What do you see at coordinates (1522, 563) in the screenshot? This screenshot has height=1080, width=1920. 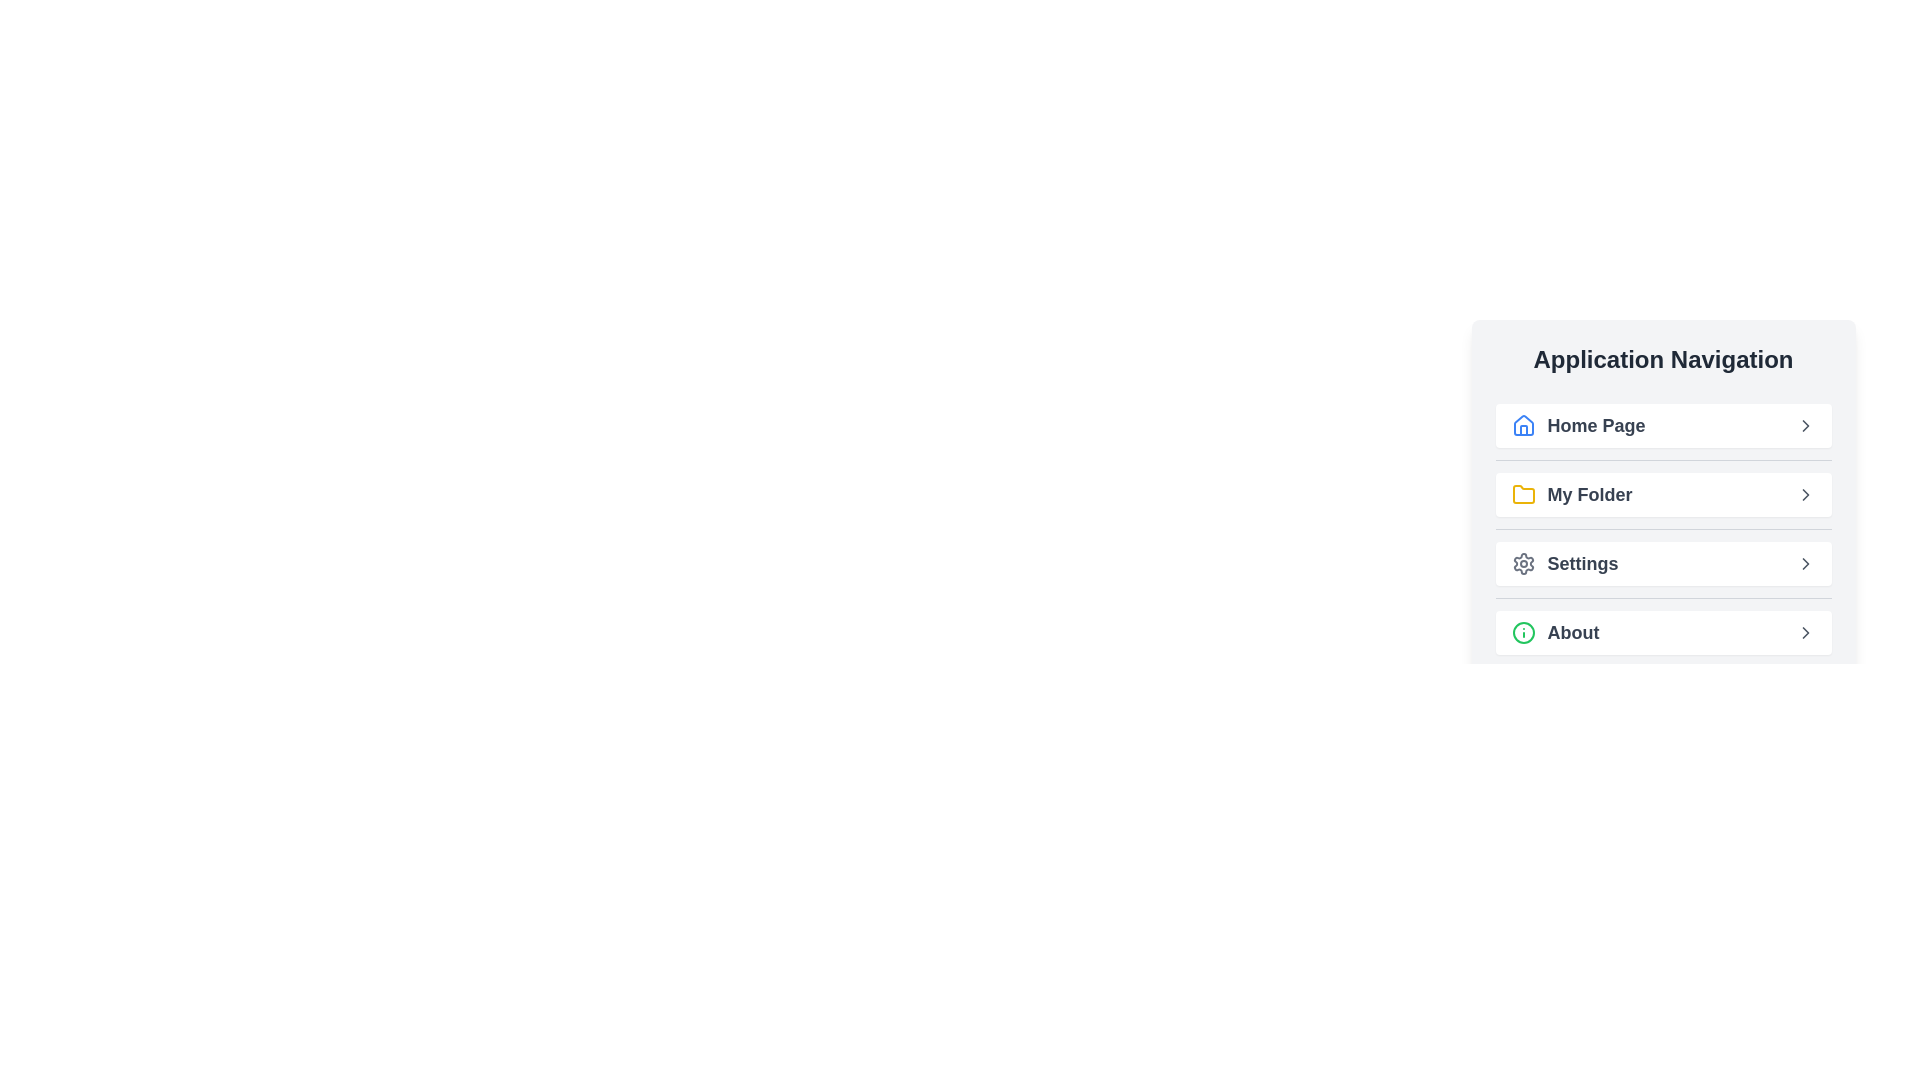 I see `the visual representation of the 'Settings' icon, which is the first element in the 'Settings' navigation option within the application interface` at bounding box center [1522, 563].